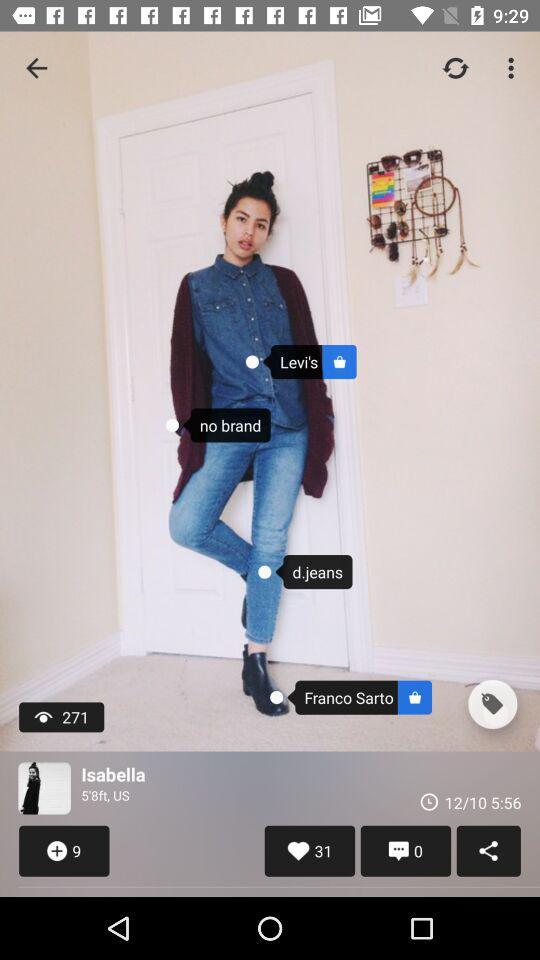 This screenshot has width=540, height=960. Describe the element at coordinates (44, 788) in the screenshot. I see `user` at that location.